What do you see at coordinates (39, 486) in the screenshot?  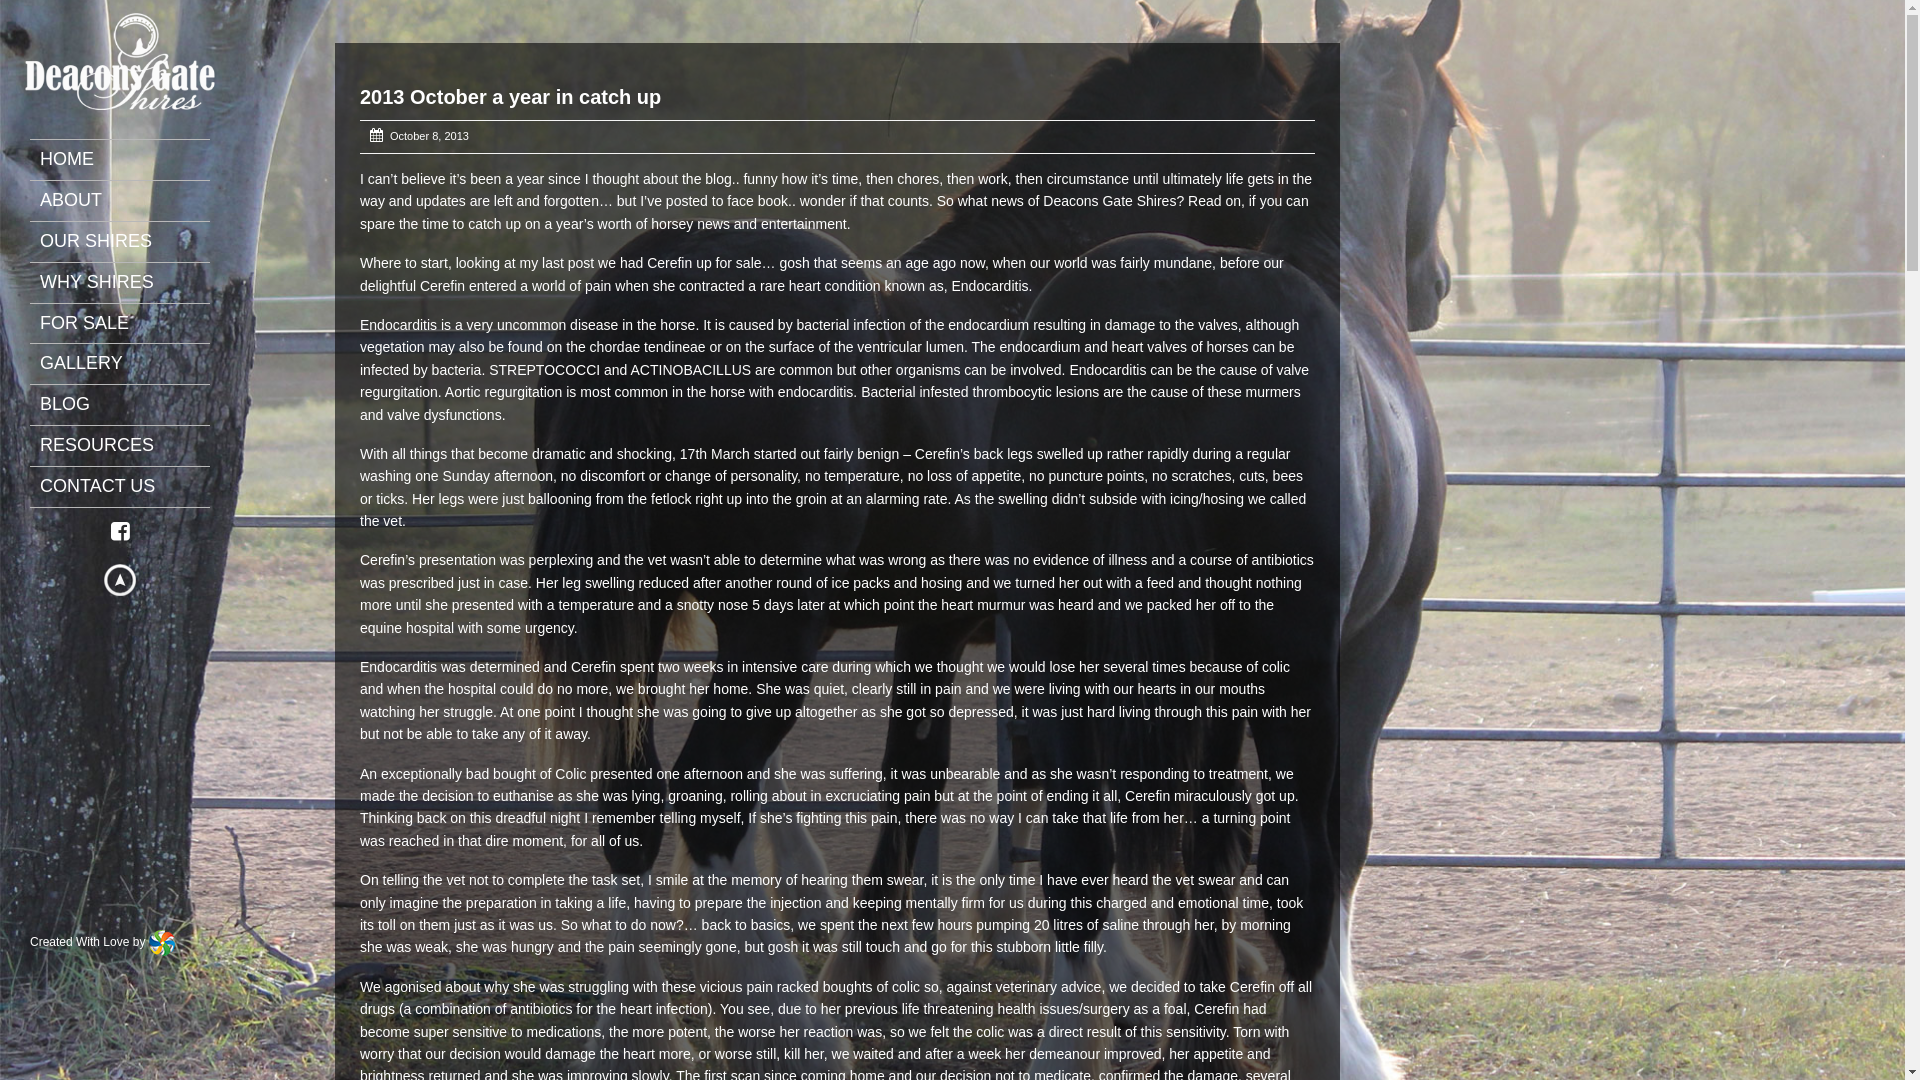 I see `'CONTACT US'` at bounding box center [39, 486].